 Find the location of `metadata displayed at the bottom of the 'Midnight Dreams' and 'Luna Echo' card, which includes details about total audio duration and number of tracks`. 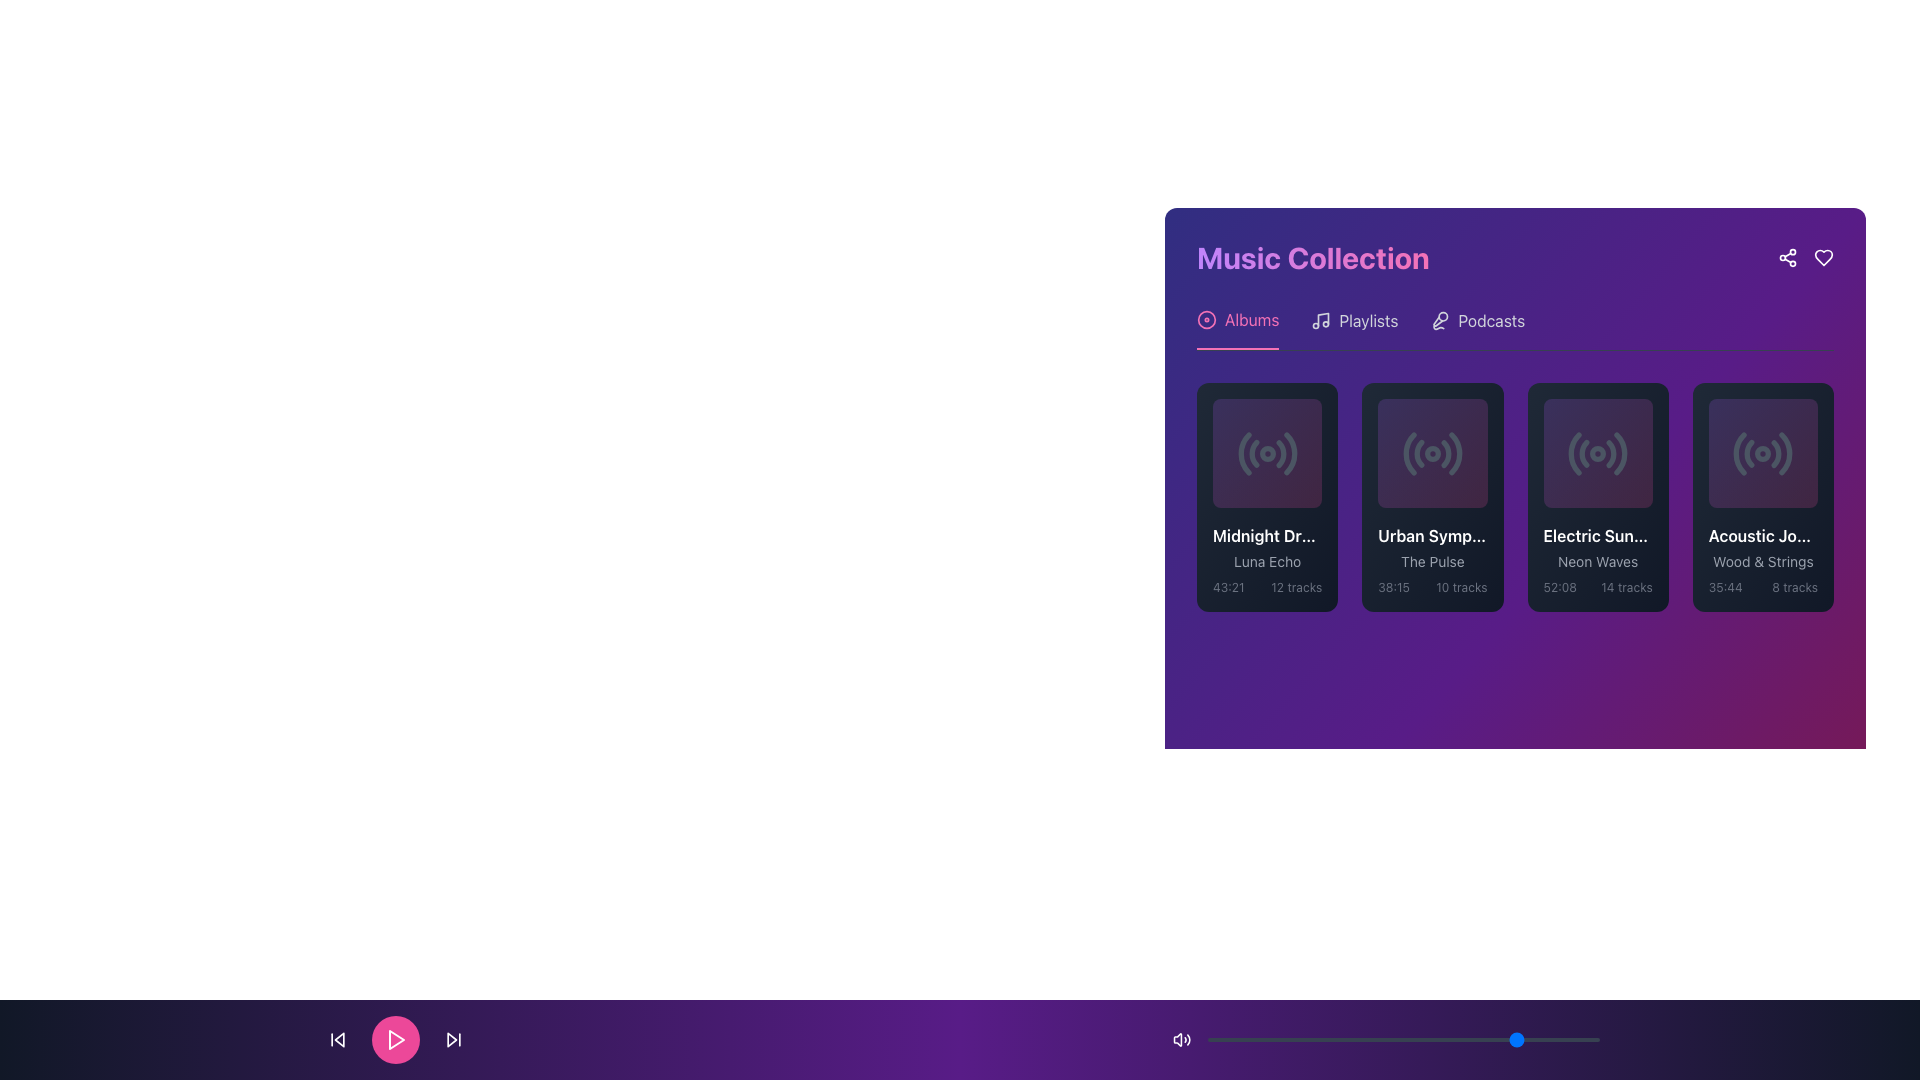

metadata displayed at the bottom of the 'Midnight Dreams' and 'Luna Echo' card, which includes details about total audio duration and number of tracks is located at coordinates (1266, 587).